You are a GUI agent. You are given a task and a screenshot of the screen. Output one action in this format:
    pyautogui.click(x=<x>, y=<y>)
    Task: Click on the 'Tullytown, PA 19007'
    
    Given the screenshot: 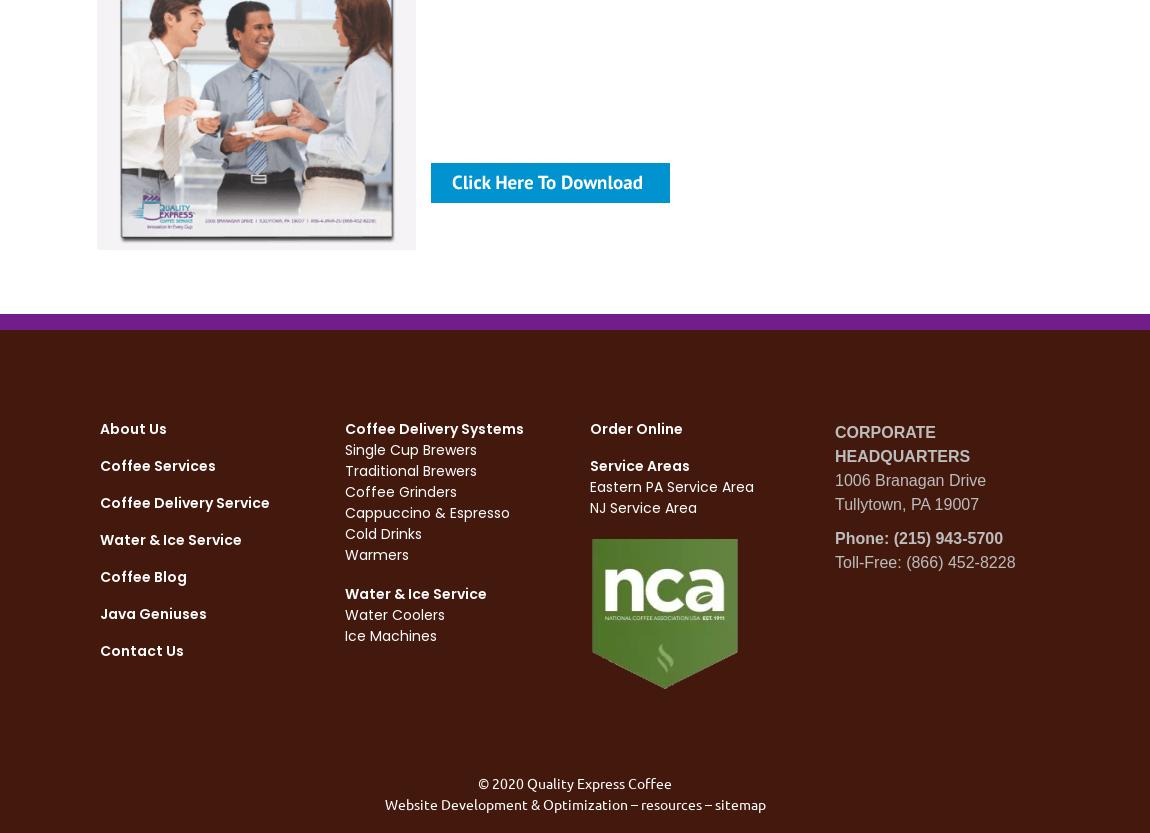 What is the action you would take?
    pyautogui.click(x=907, y=503)
    